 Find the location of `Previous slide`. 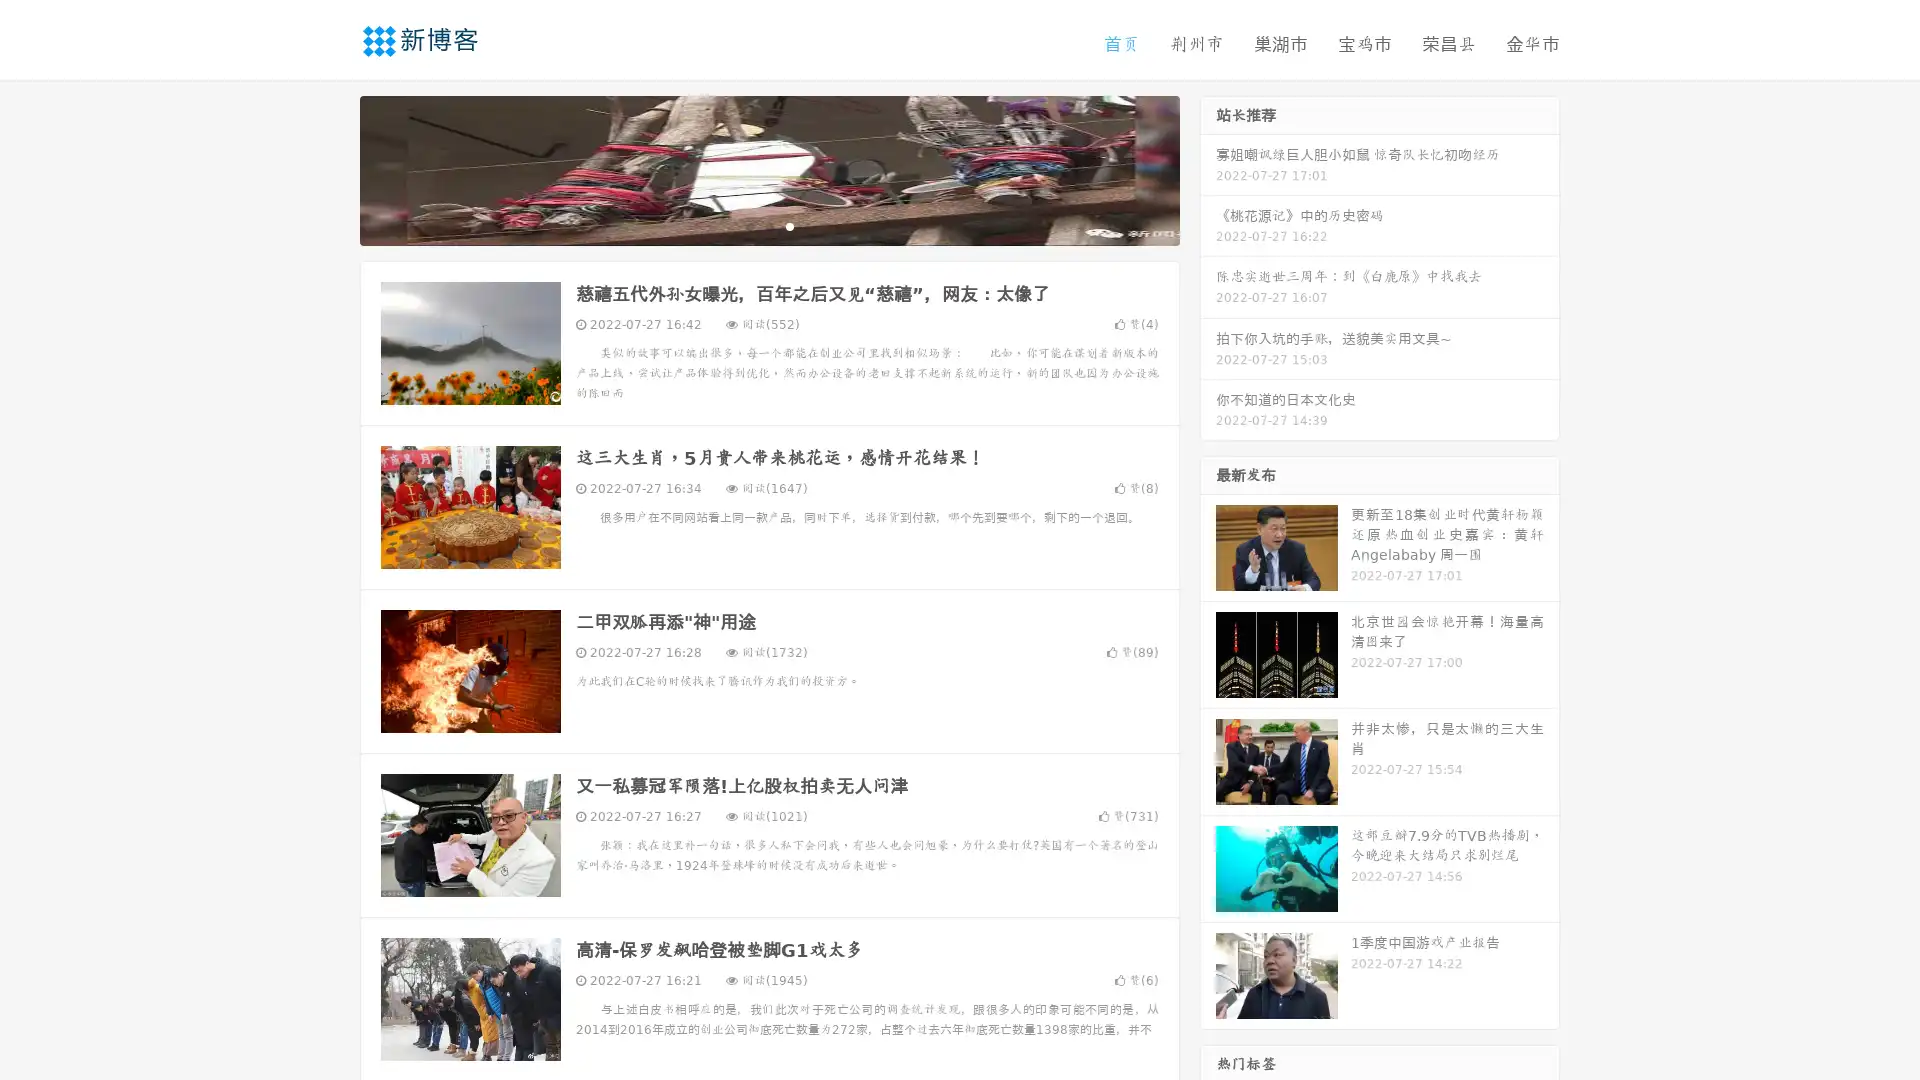

Previous slide is located at coordinates (330, 168).